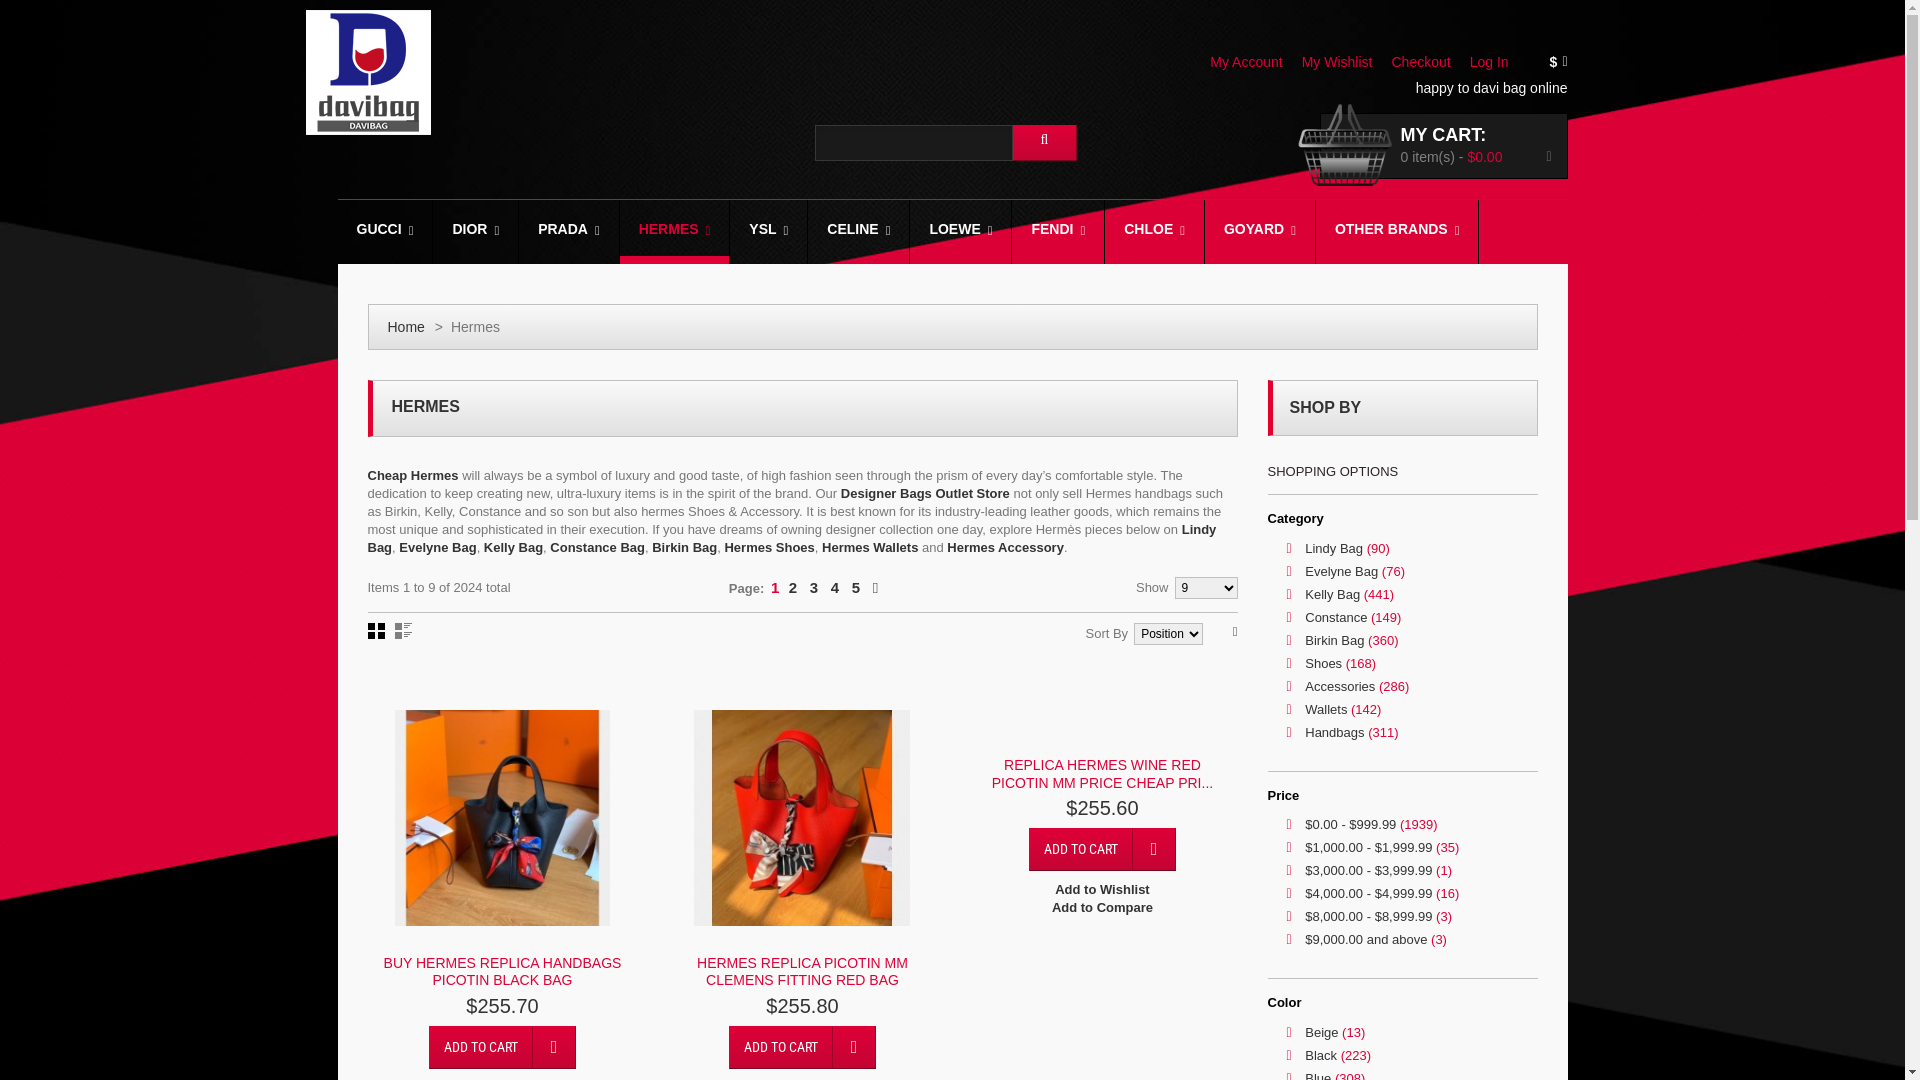 The image size is (1920, 1080). Describe the element at coordinates (1496, 60) in the screenshot. I see `'Log In'` at that location.